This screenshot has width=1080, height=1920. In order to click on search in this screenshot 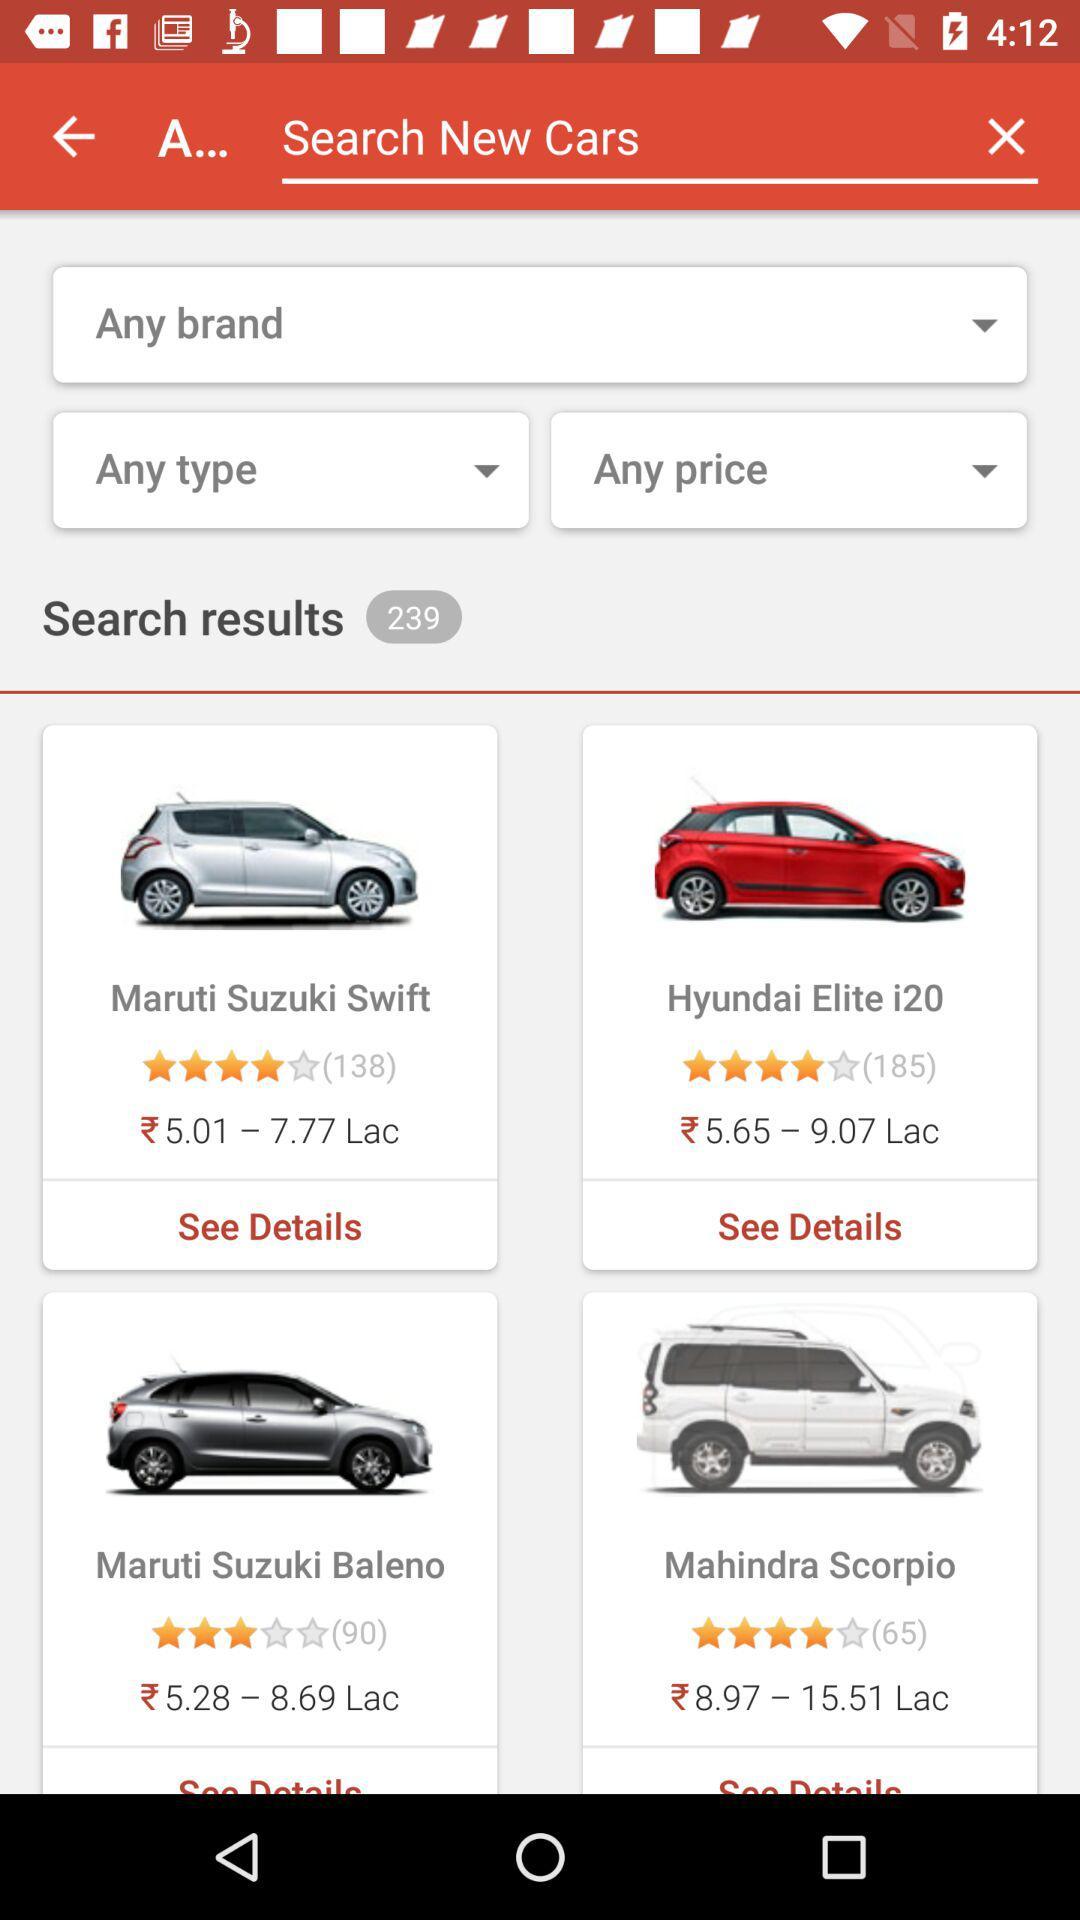, I will do `click(606, 135)`.